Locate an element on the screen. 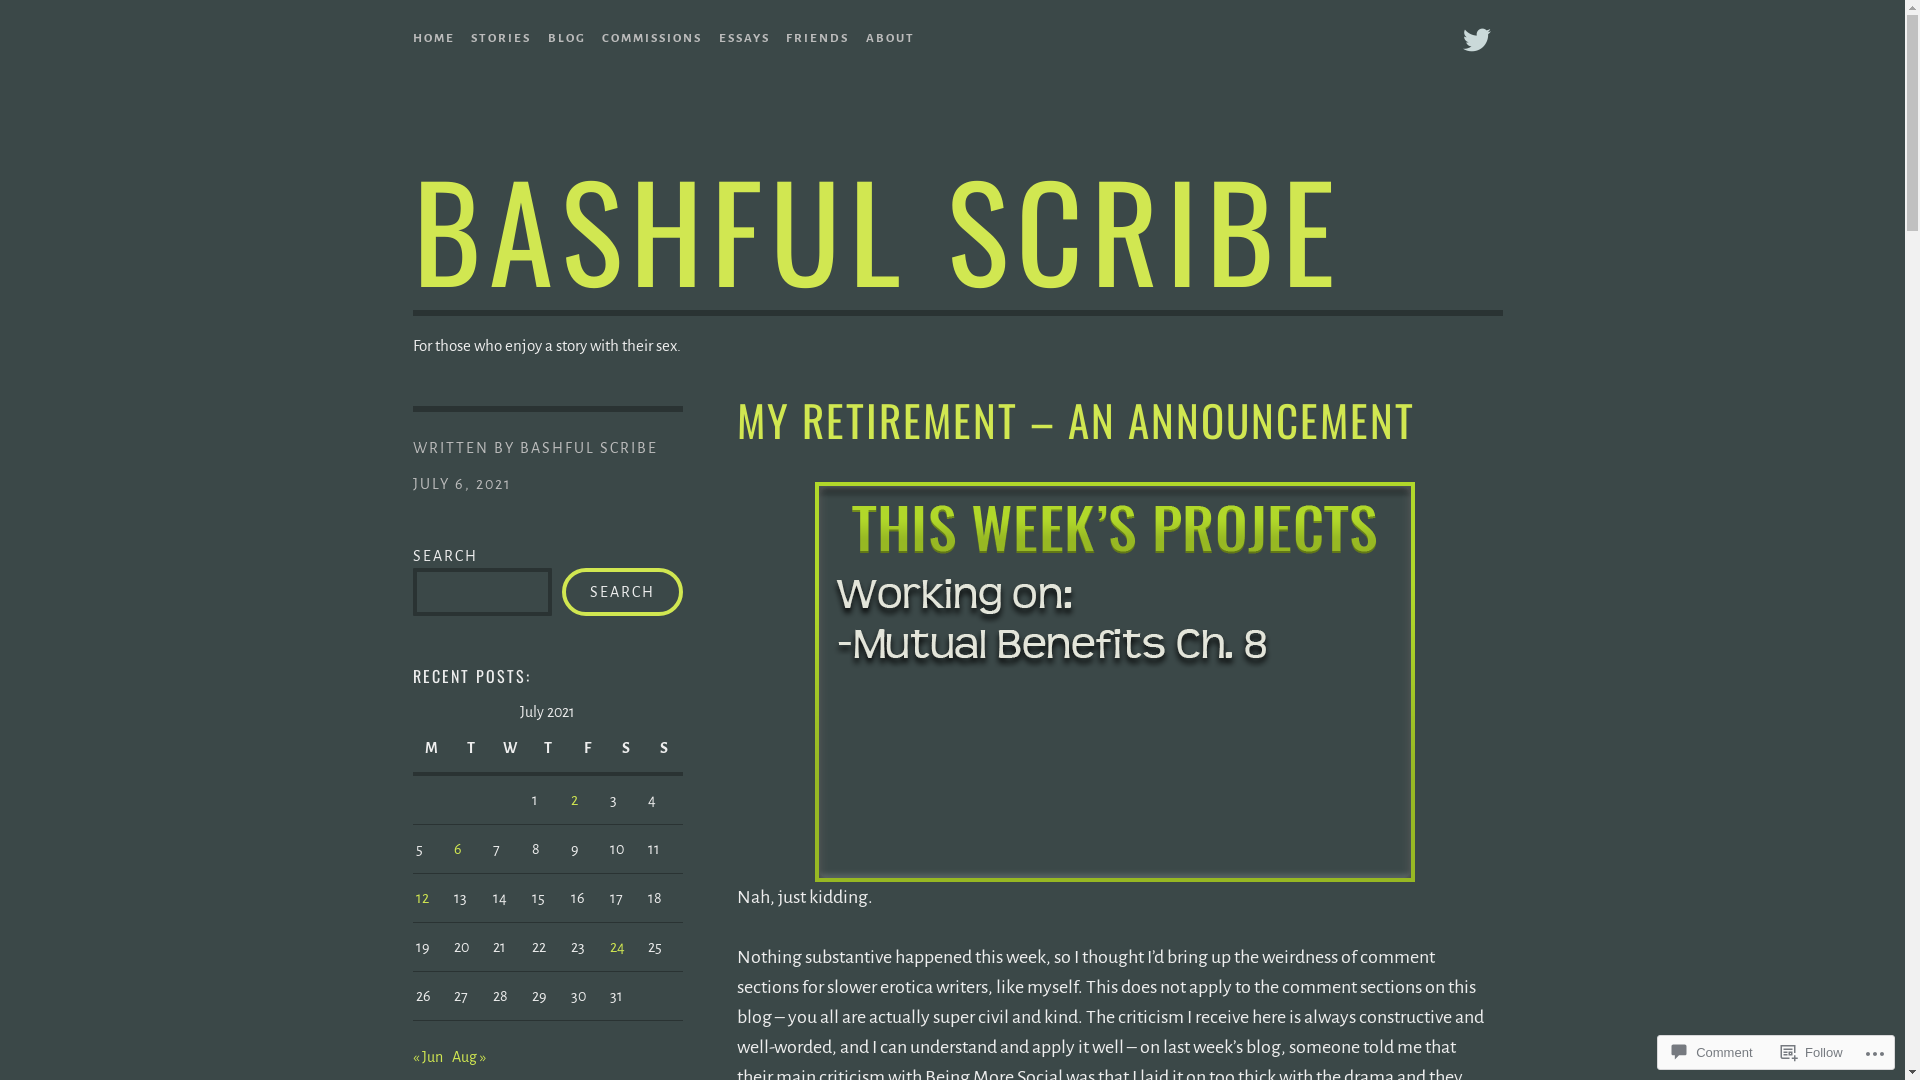  'Comment' is located at coordinates (1664, 1051).